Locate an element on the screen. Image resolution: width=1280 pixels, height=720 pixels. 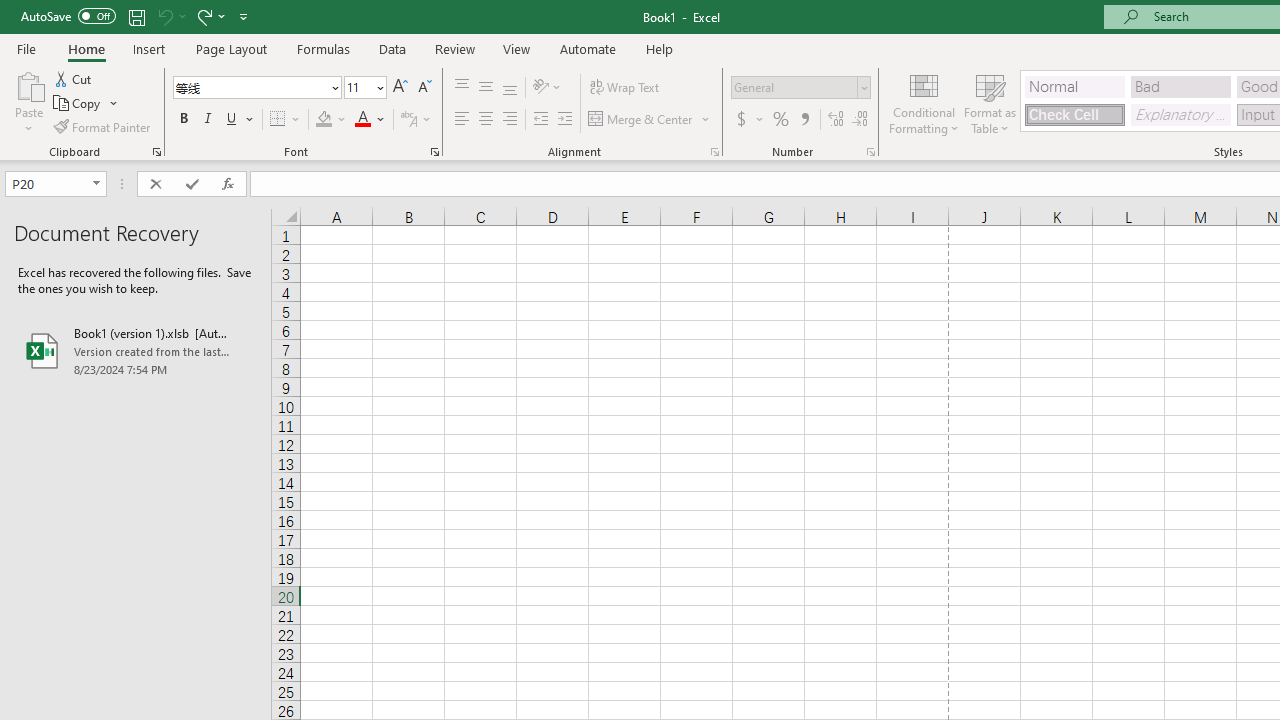
'Bold' is located at coordinates (183, 119).